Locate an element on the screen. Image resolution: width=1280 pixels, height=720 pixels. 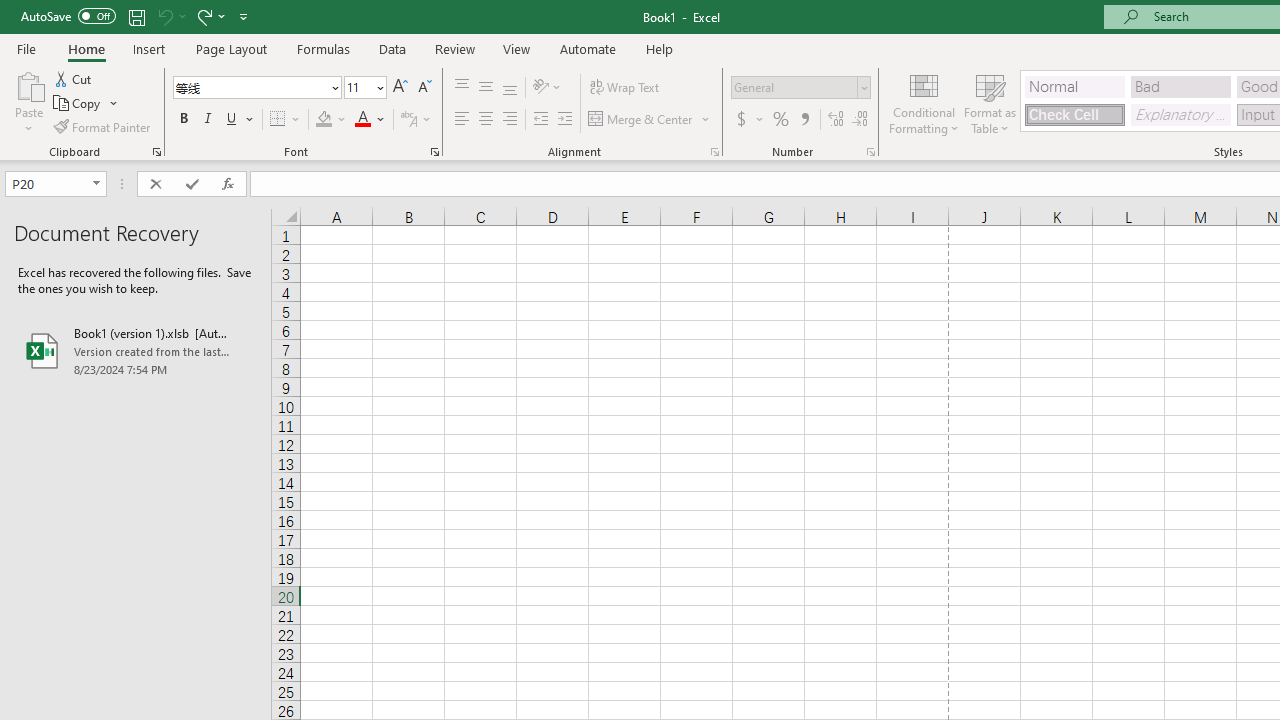
'Bold' is located at coordinates (183, 119).